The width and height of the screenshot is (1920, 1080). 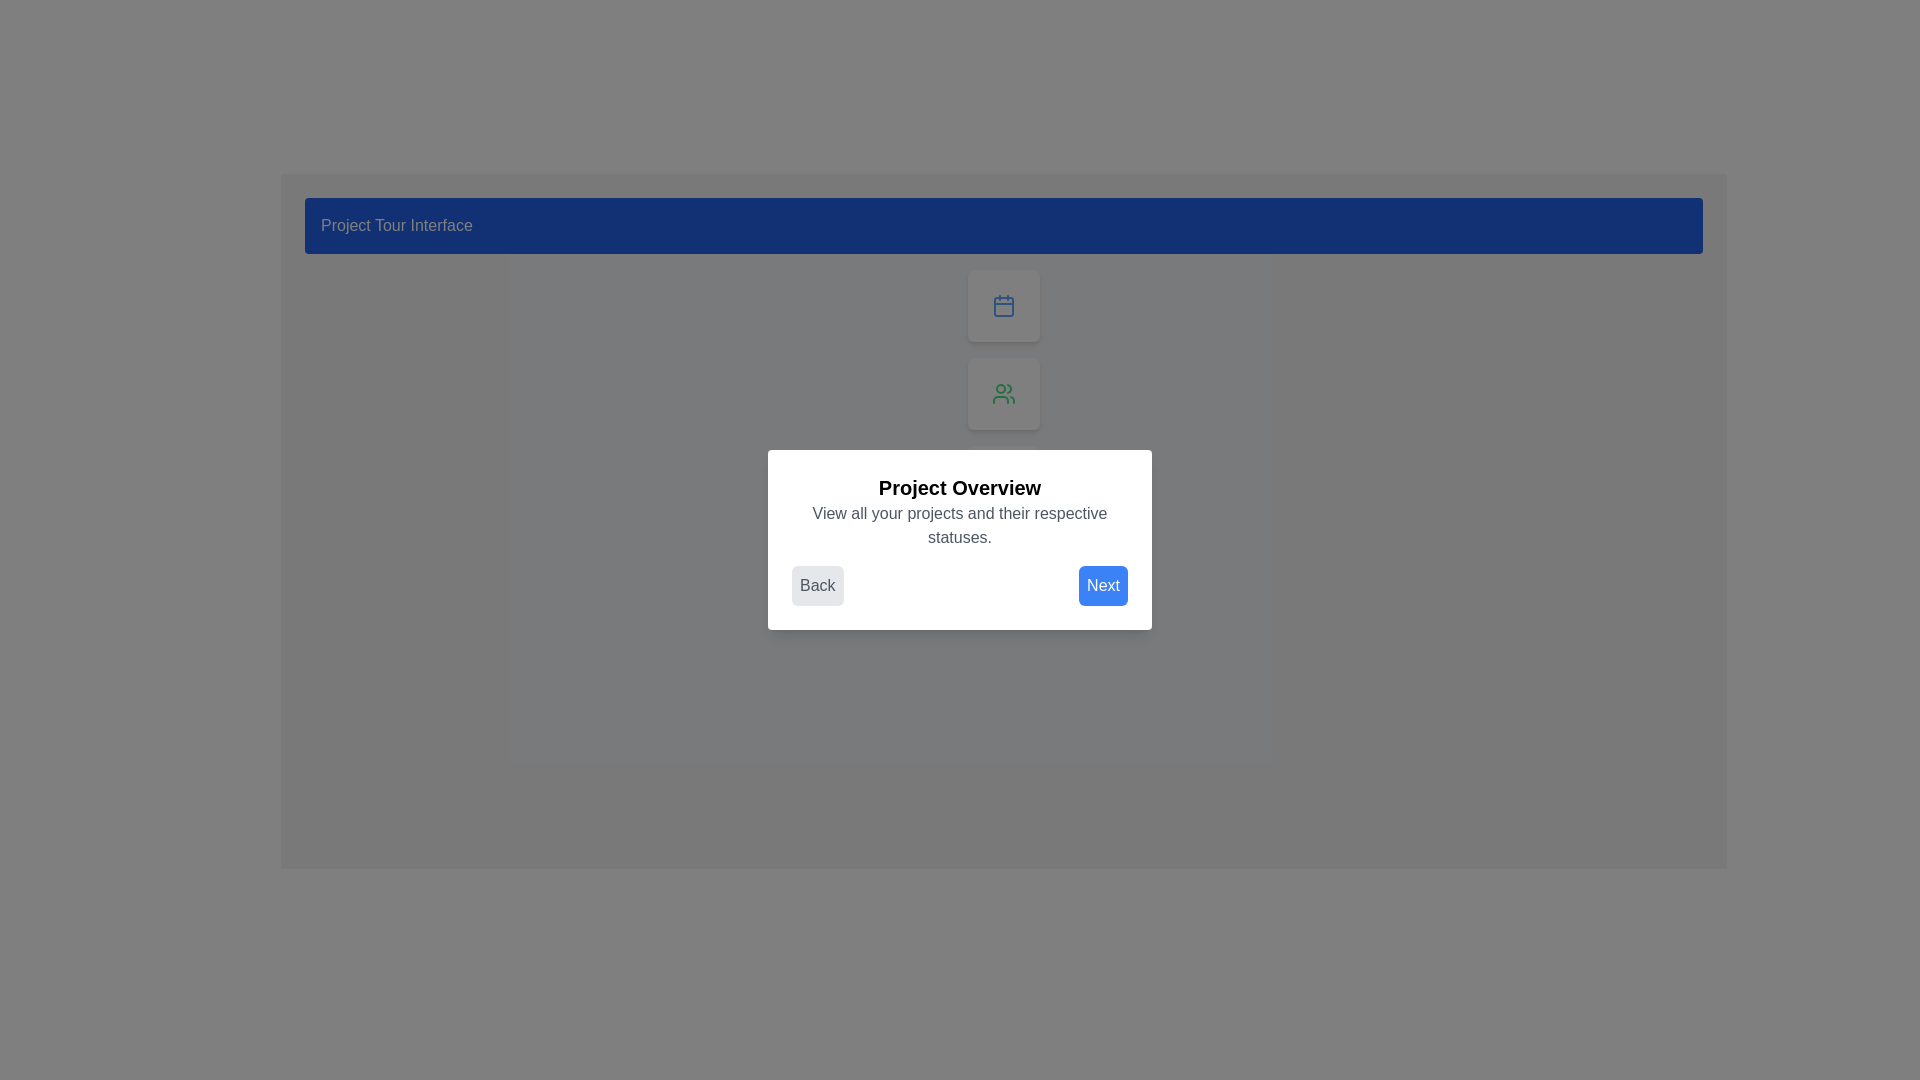 I want to click on the static text element labeled 'Project Overview', which is styled as a title in a bold and extra-large font at the top of a white rounded rectangular dialog box, so click(x=960, y=488).